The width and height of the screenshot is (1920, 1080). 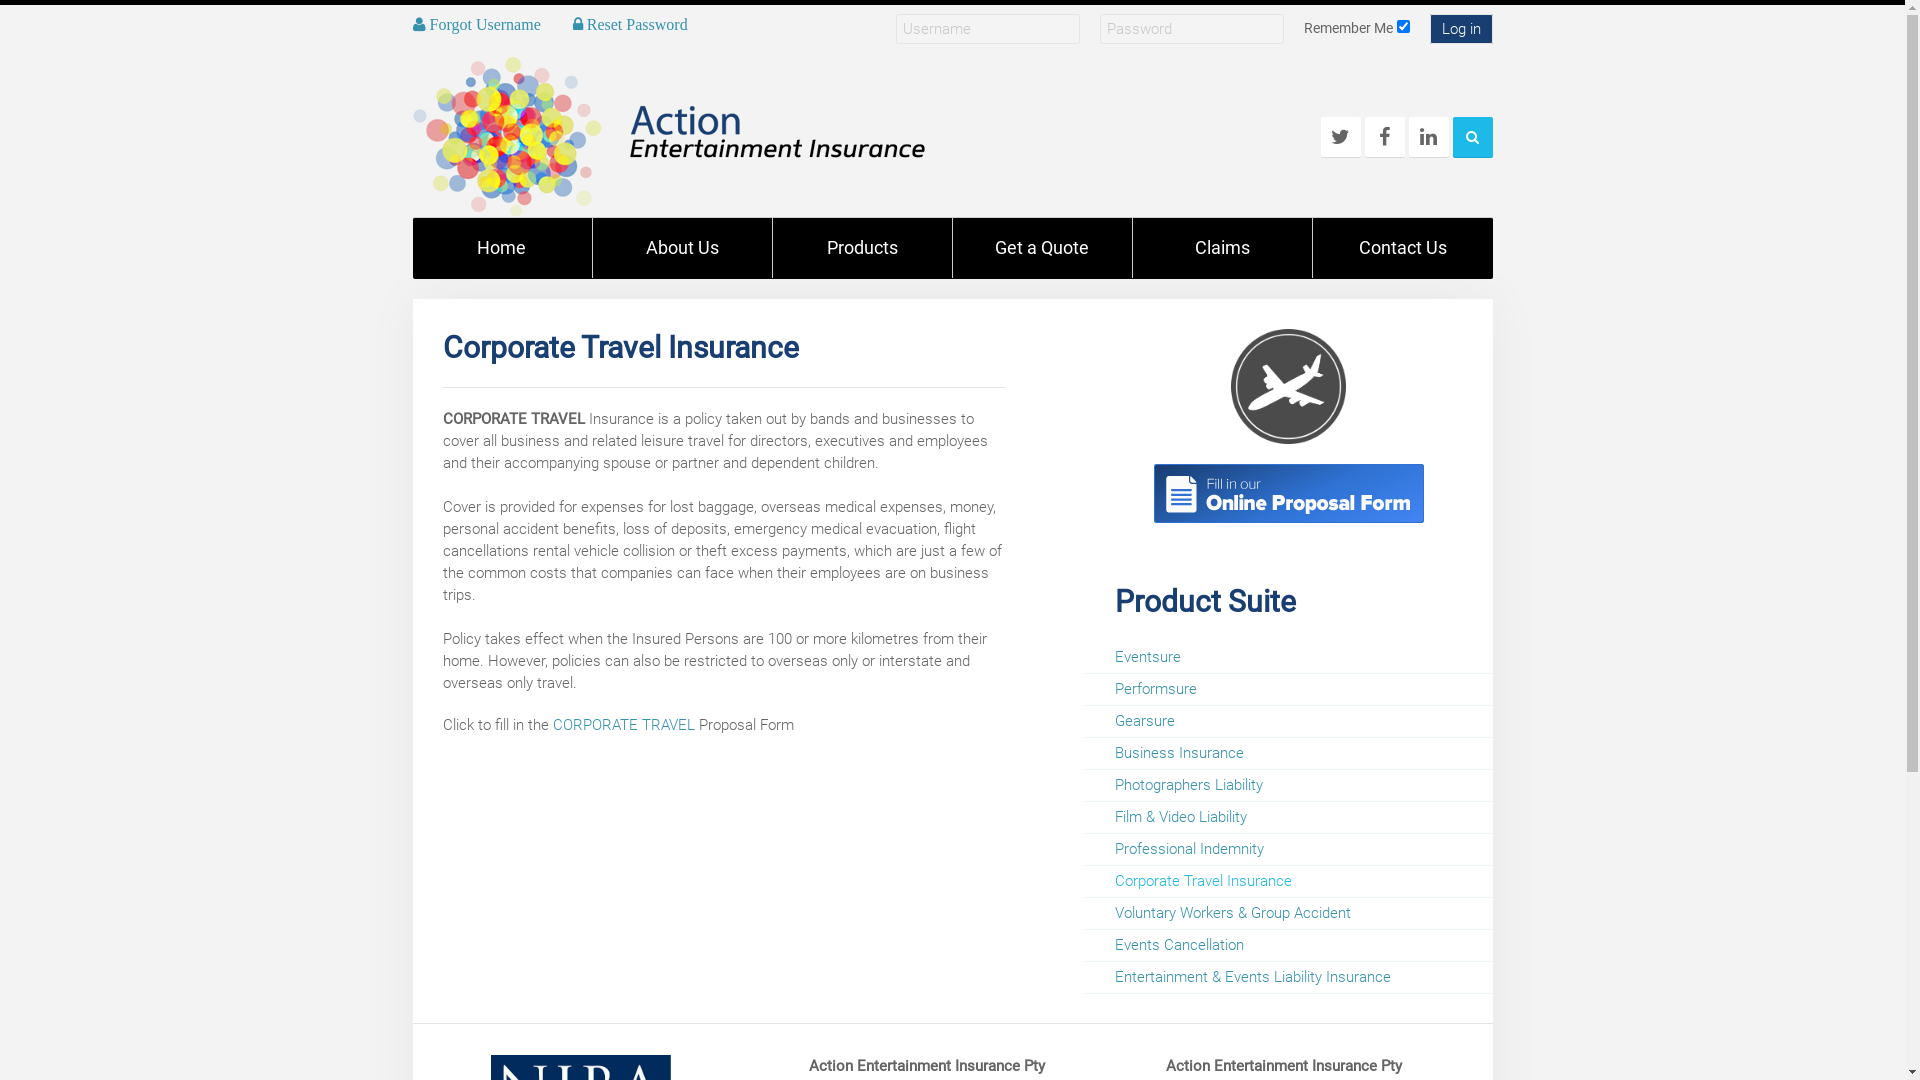 What do you see at coordinates (1400, 246) in the screenshot?
I see `'Contact Us'` at bounding box center [1400, 246].